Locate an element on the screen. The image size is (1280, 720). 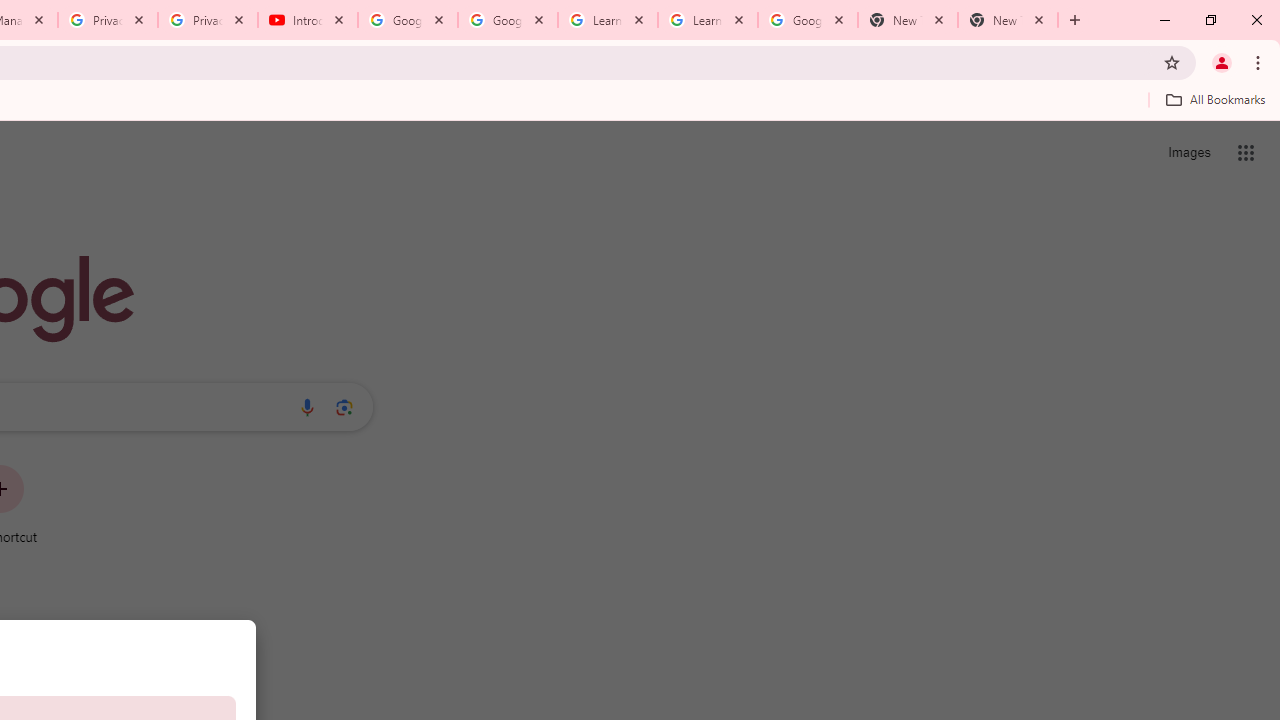
'All Bookmarks' is located at coordinates (1214, 99).